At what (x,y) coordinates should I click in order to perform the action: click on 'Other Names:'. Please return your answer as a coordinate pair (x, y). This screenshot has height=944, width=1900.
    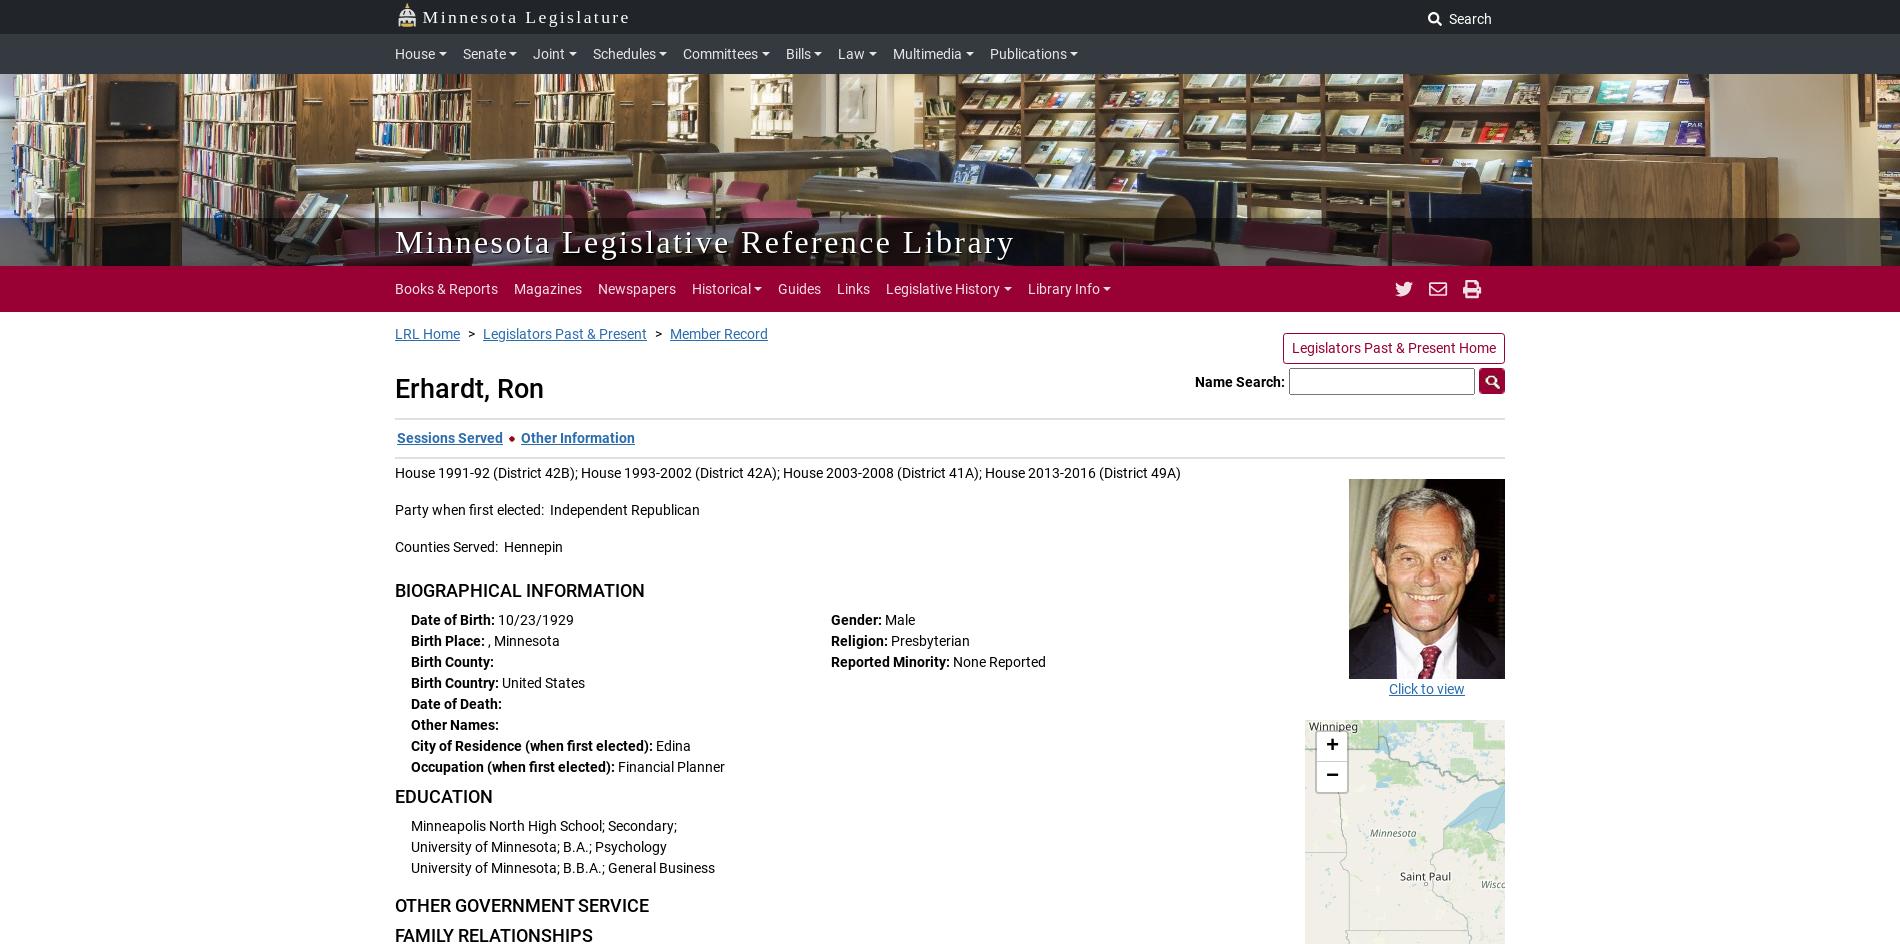
    Looking at the image, I should click on (454, 724).